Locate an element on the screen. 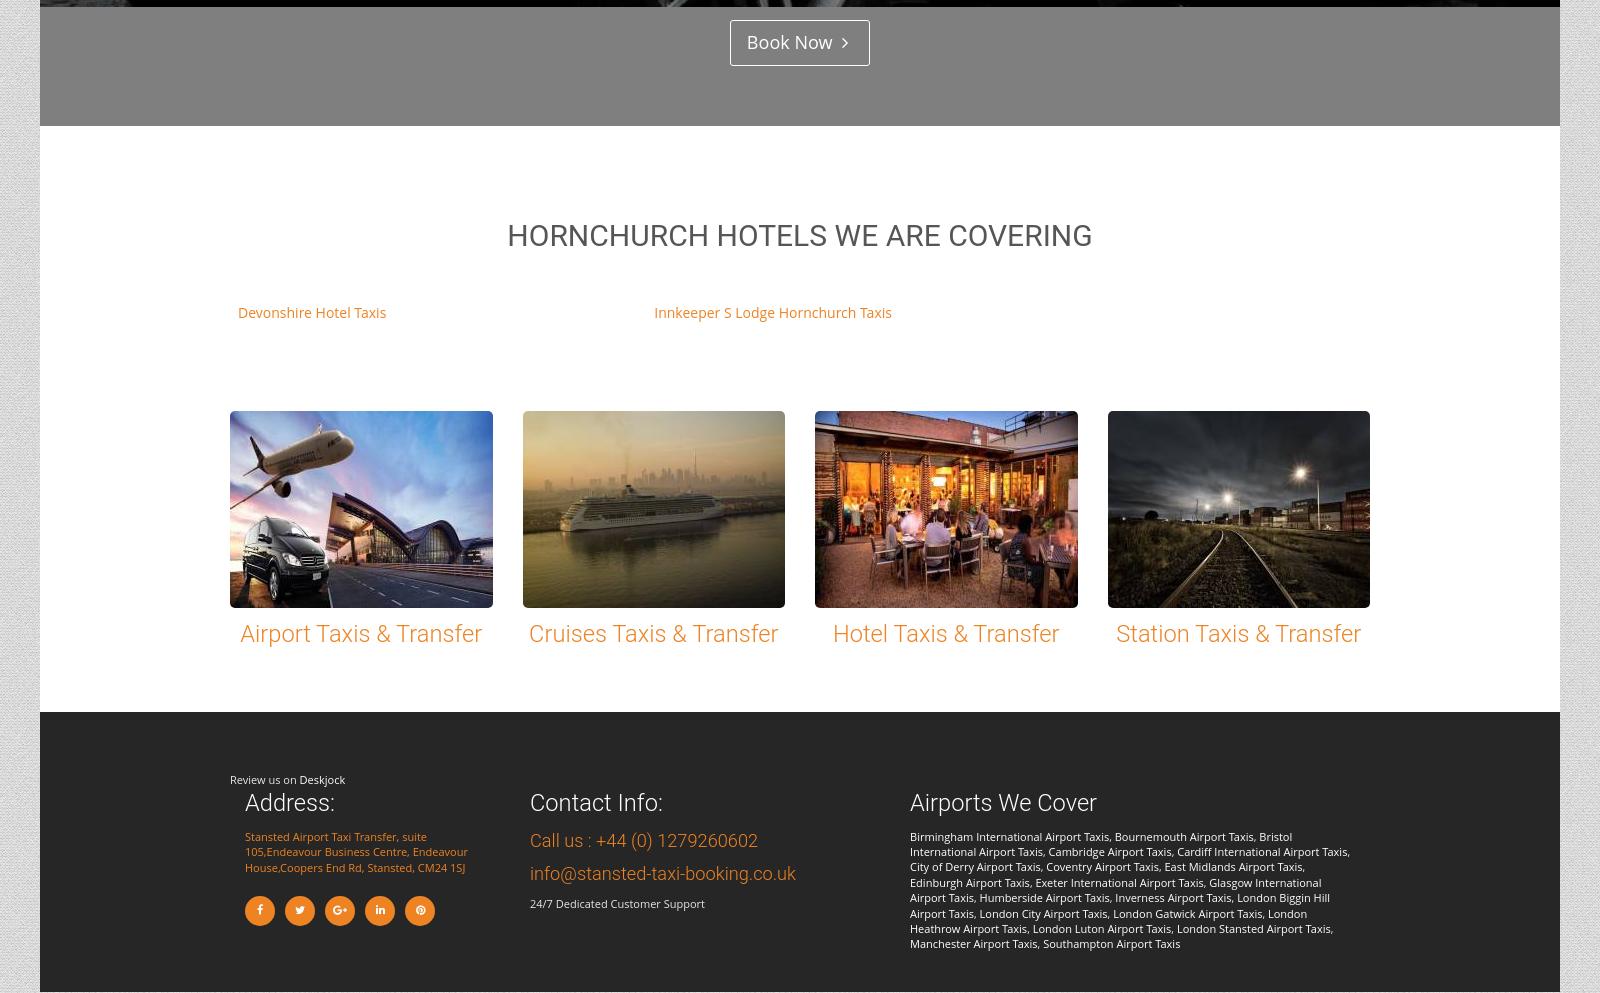 The width and height of the screenshot is (1600, 993). 'Call us : +44 (0) 1279260602' is located at coordinates (644, 839).